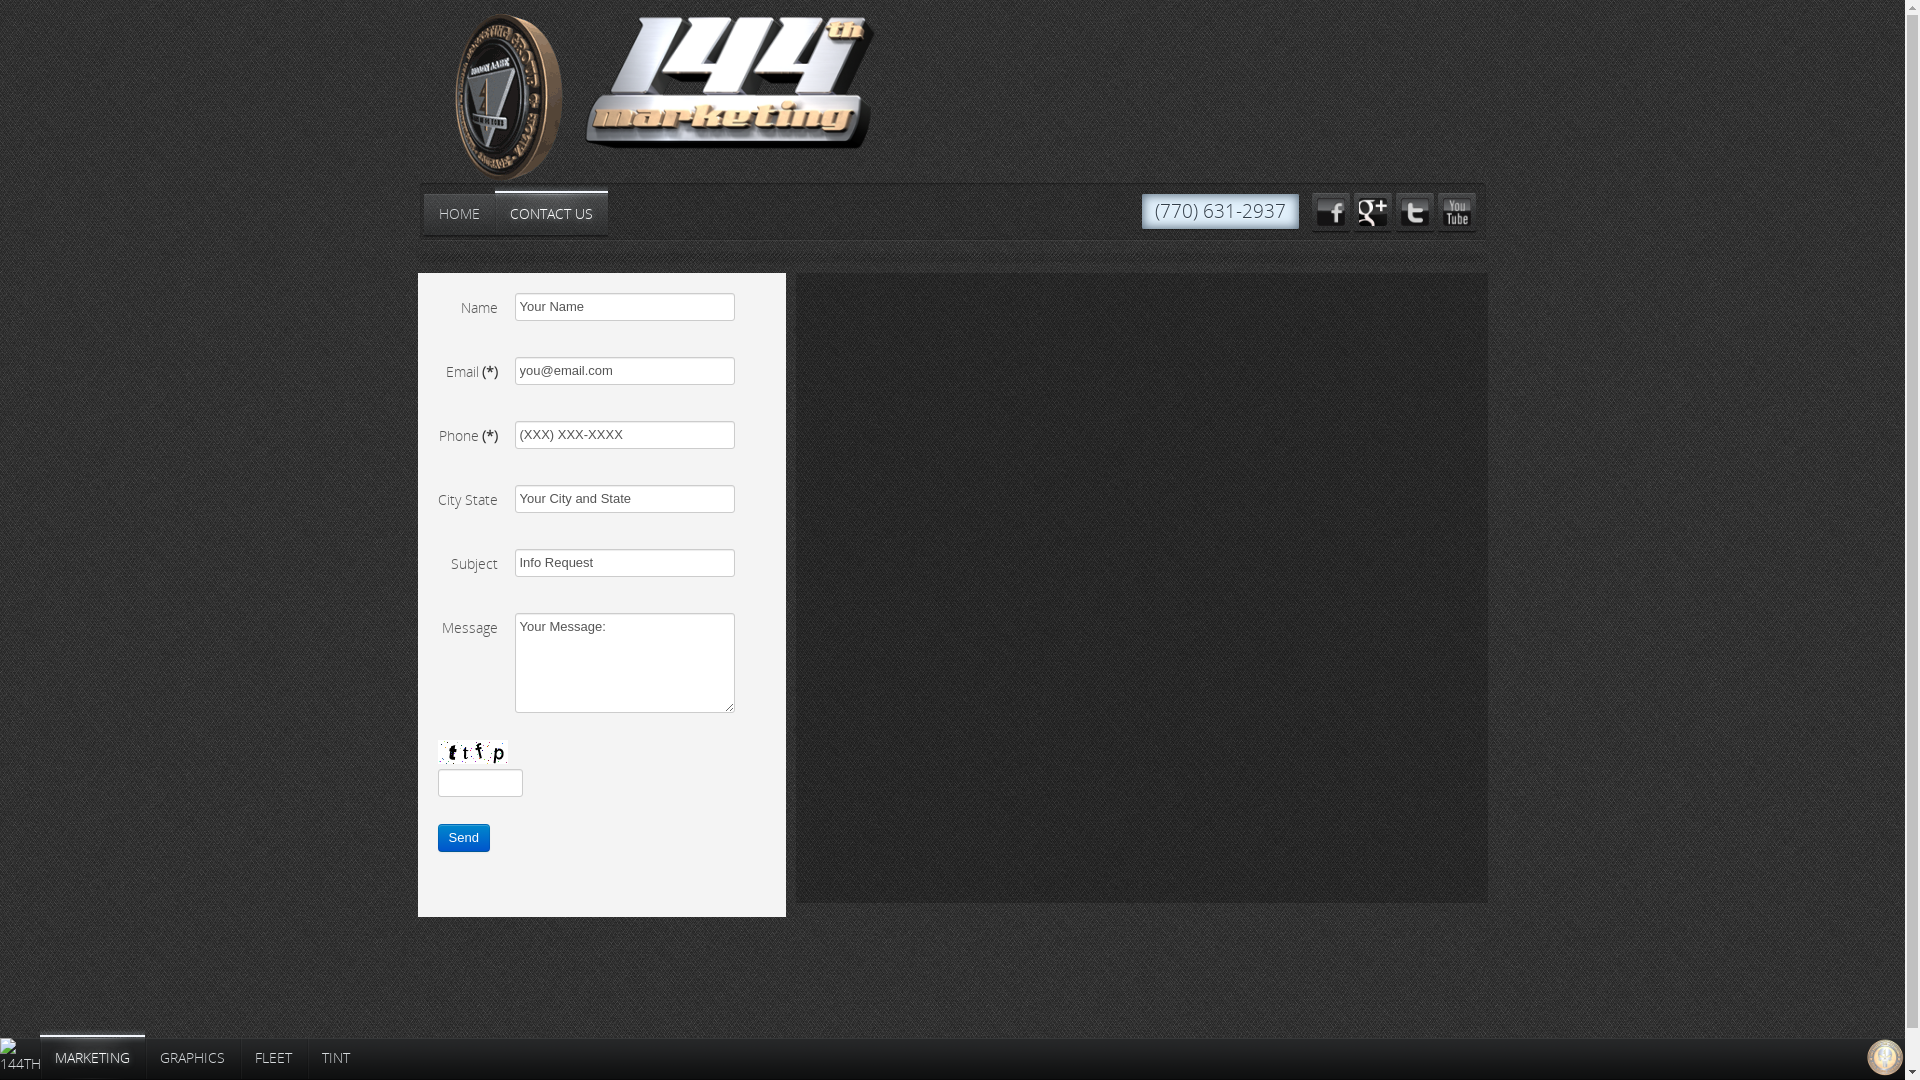  I want to click on '144th 3D Coin', so click(489, 102).